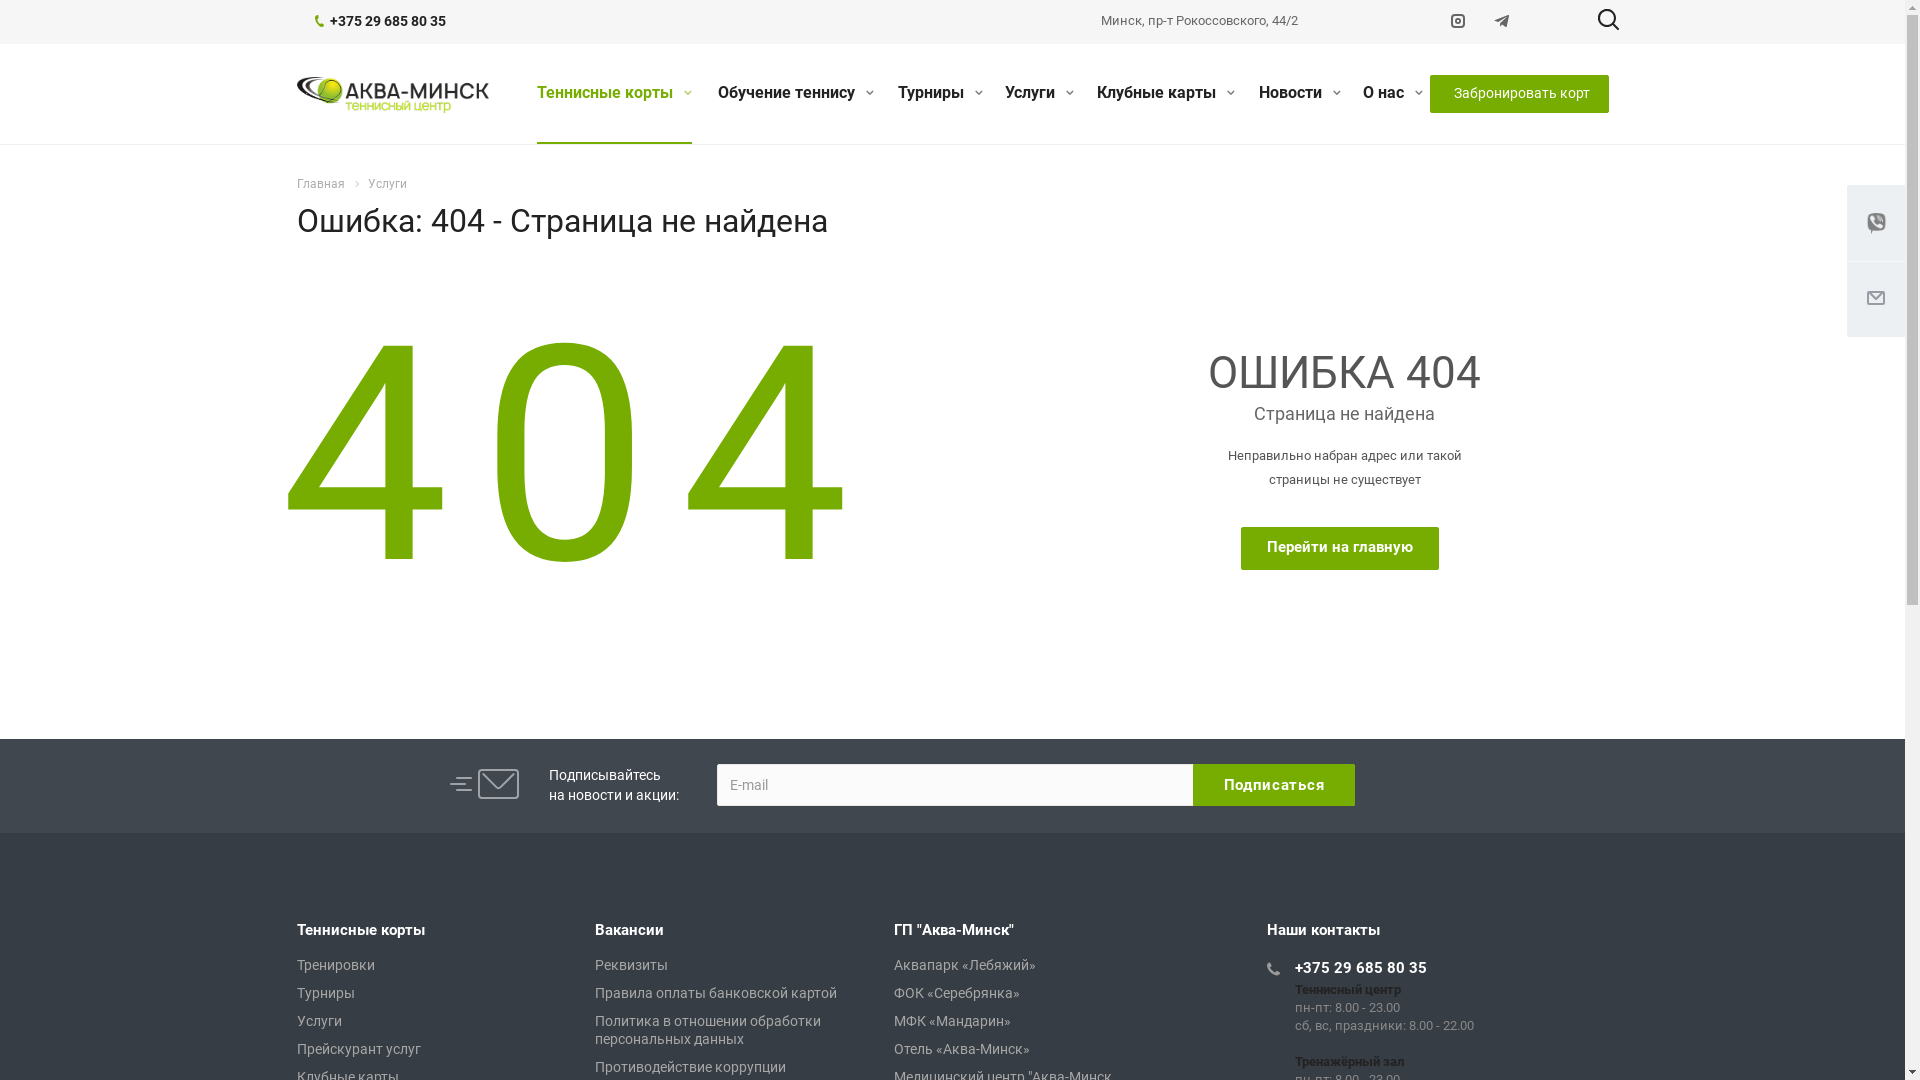  I want to click on 'Telegram', so click(1479, 22).